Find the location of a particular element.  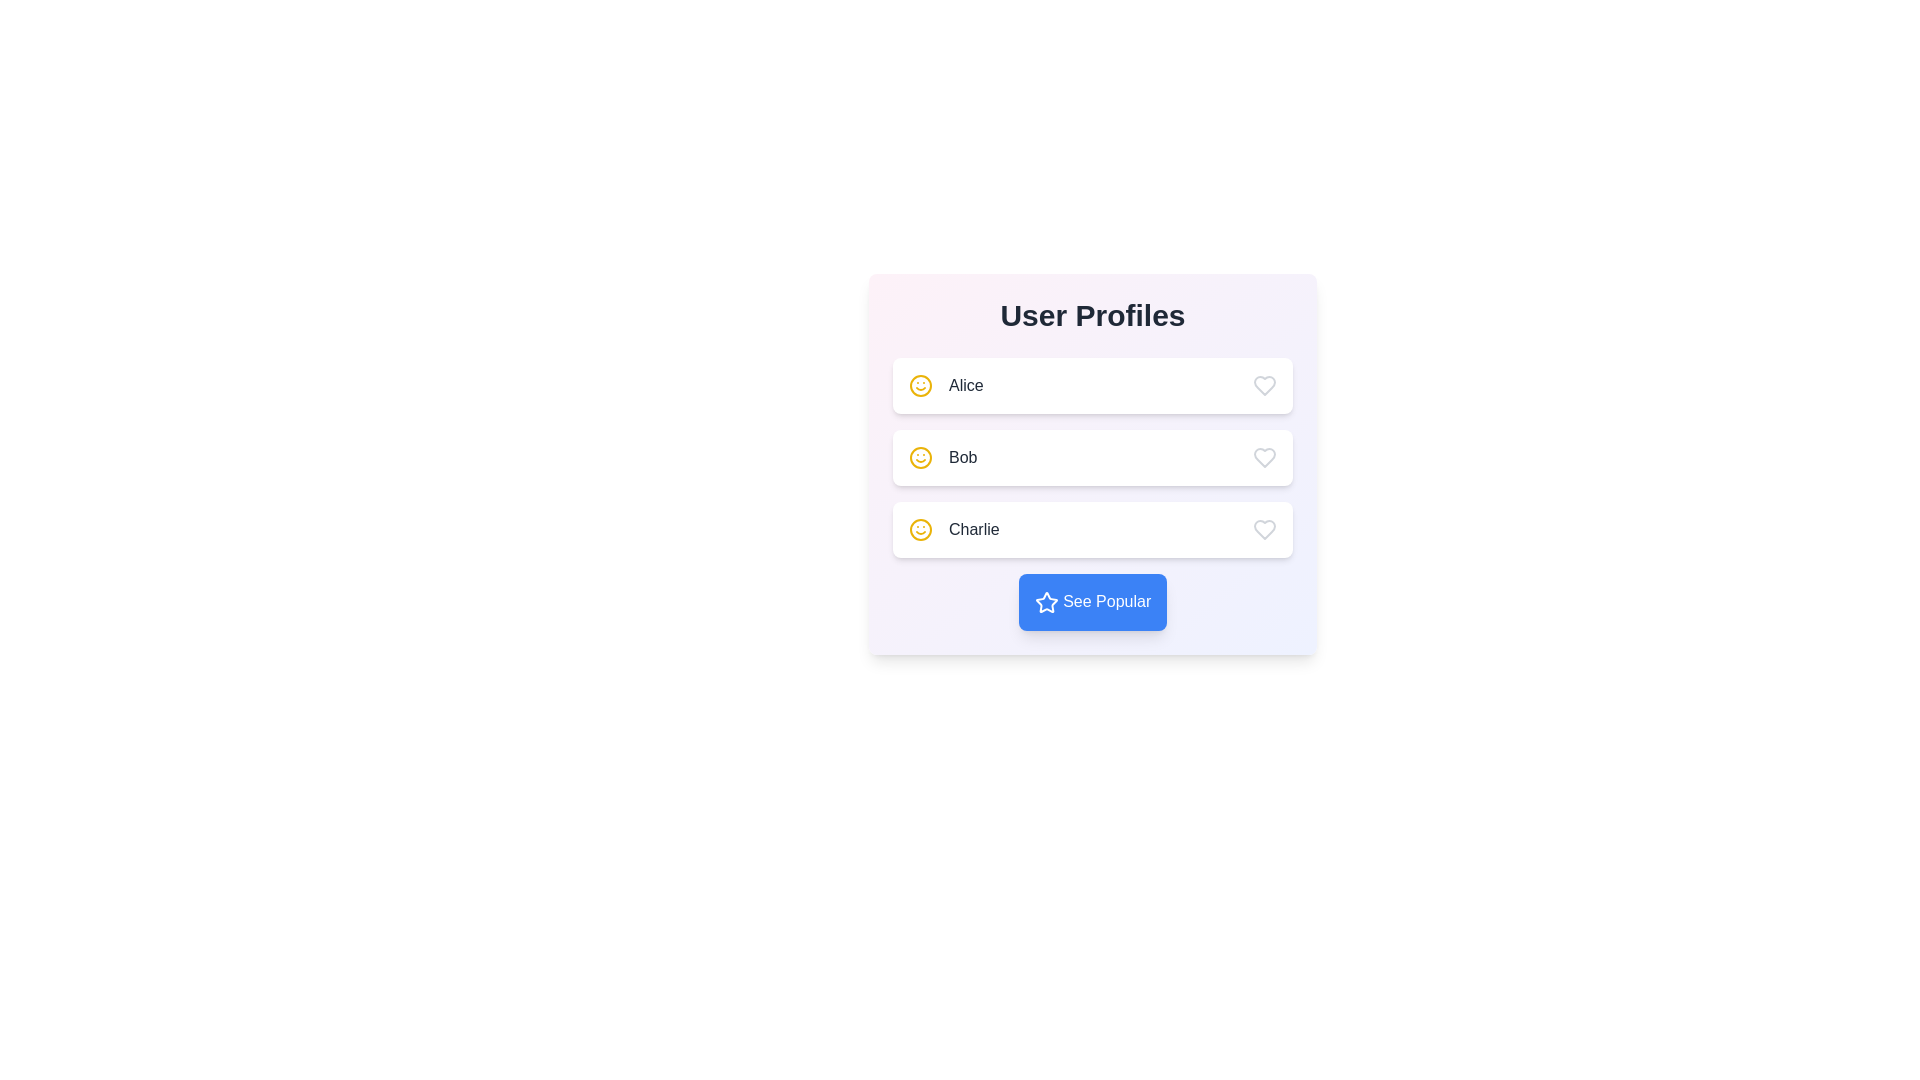

the star icon that has a white outline and a blue background, located within the 'See Popular' button near the lower section of the interface is located at coordinates (1045, 601).